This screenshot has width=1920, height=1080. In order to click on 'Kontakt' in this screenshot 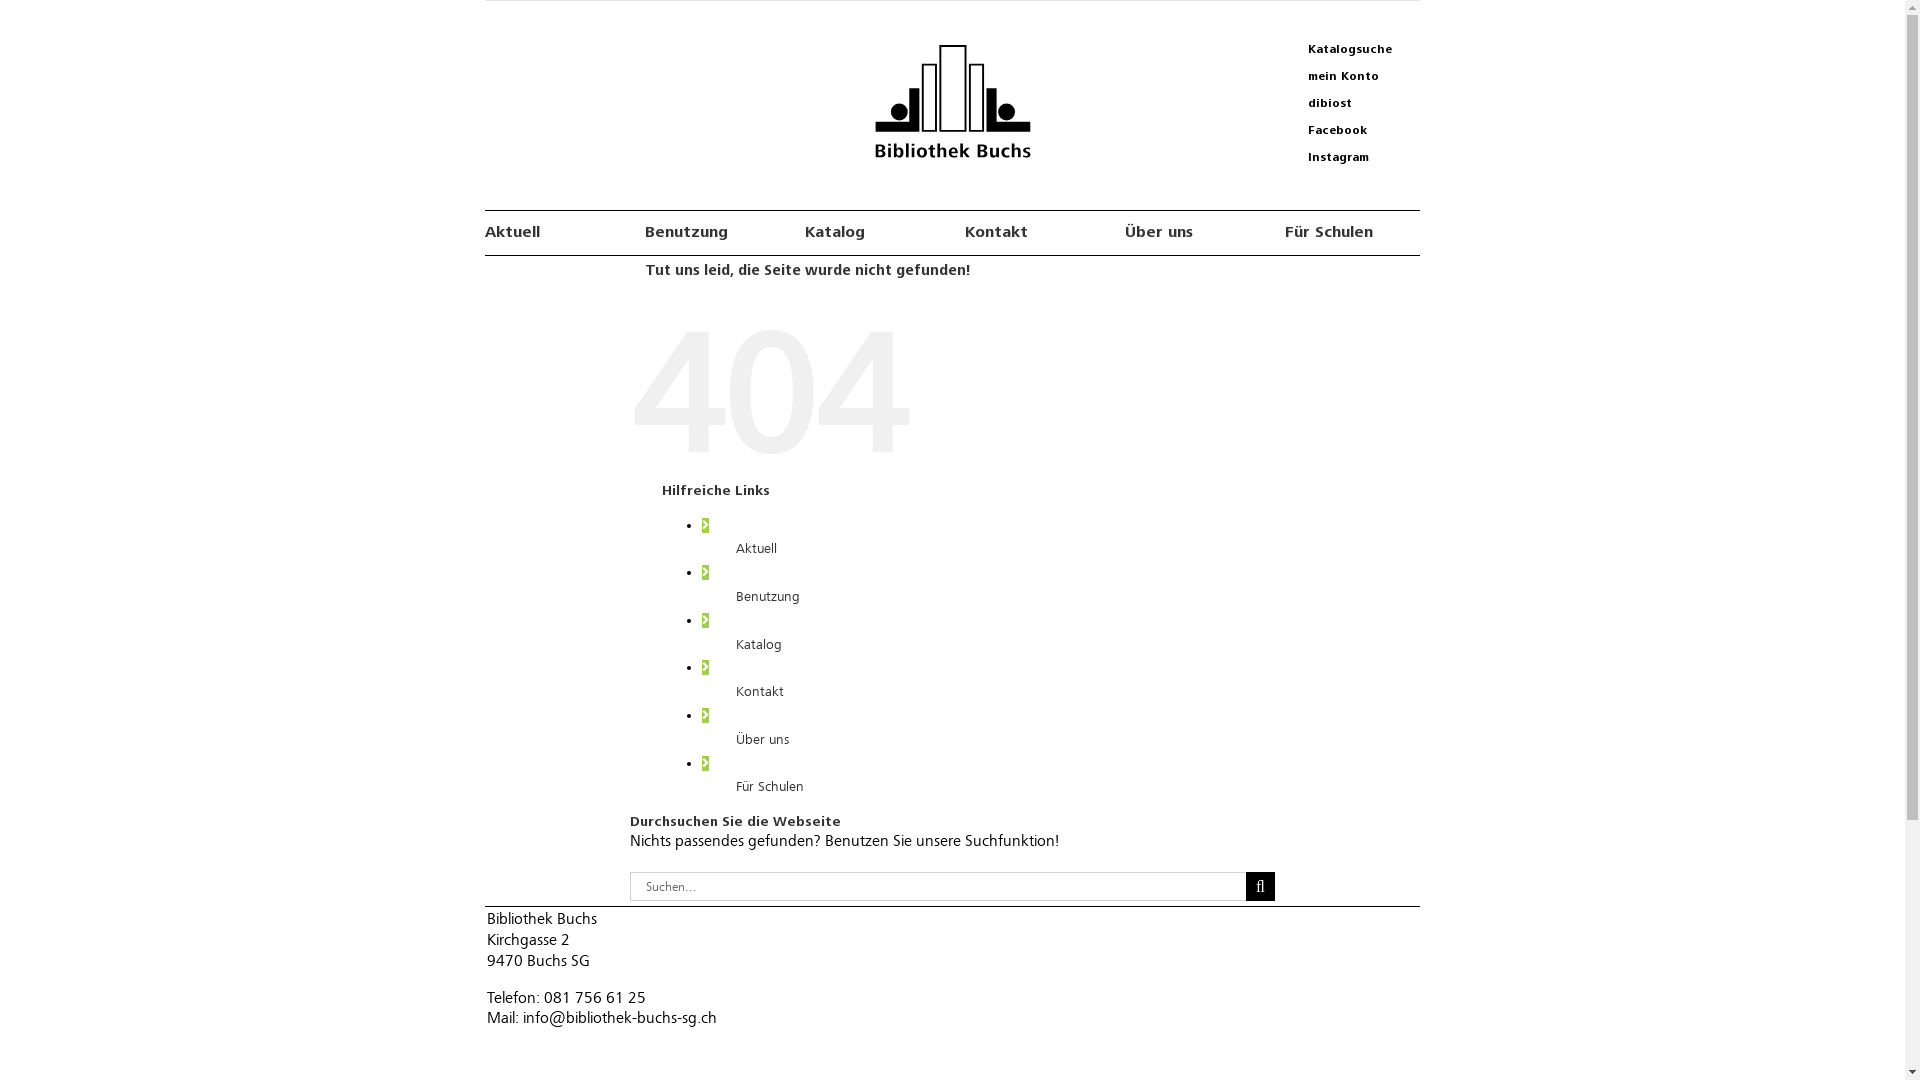, I will do `click(1032, 231)`.